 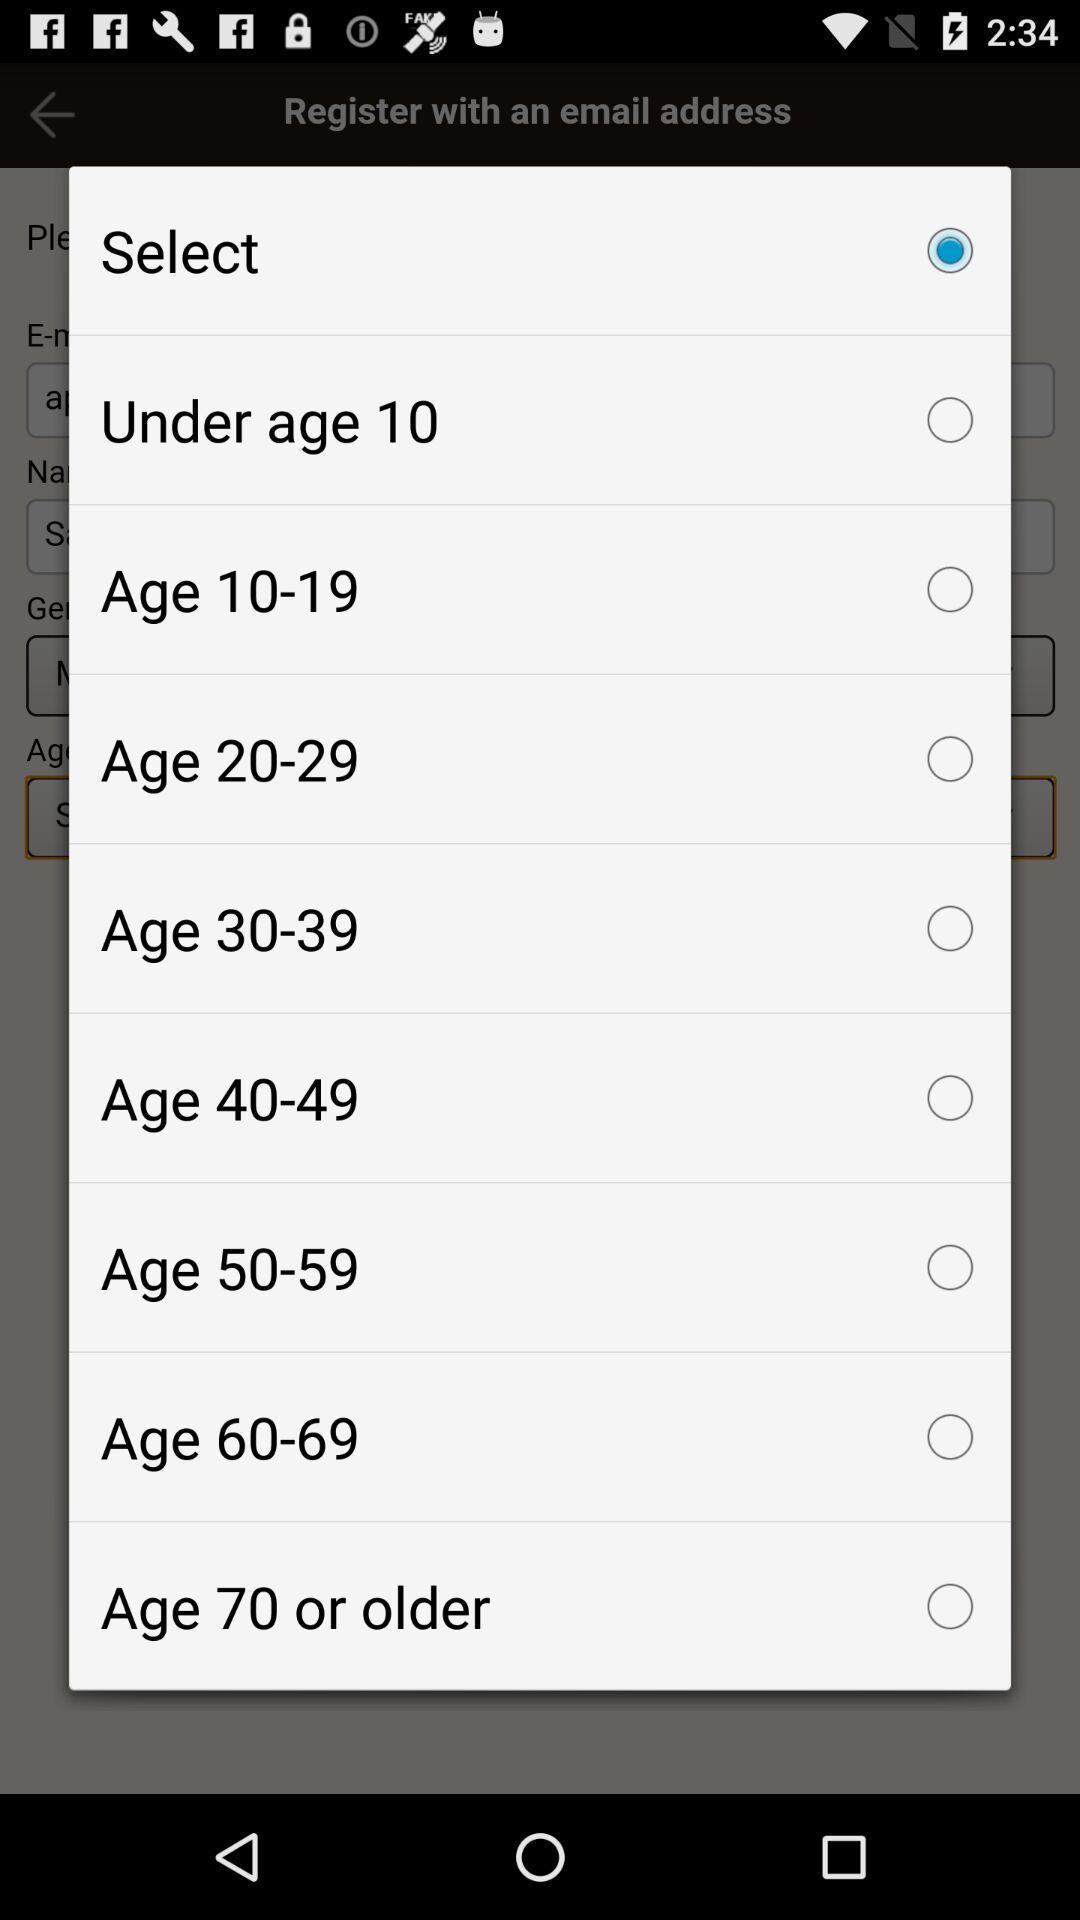 I want to click on the age 20-29 icon, so click(x=540, y=757).